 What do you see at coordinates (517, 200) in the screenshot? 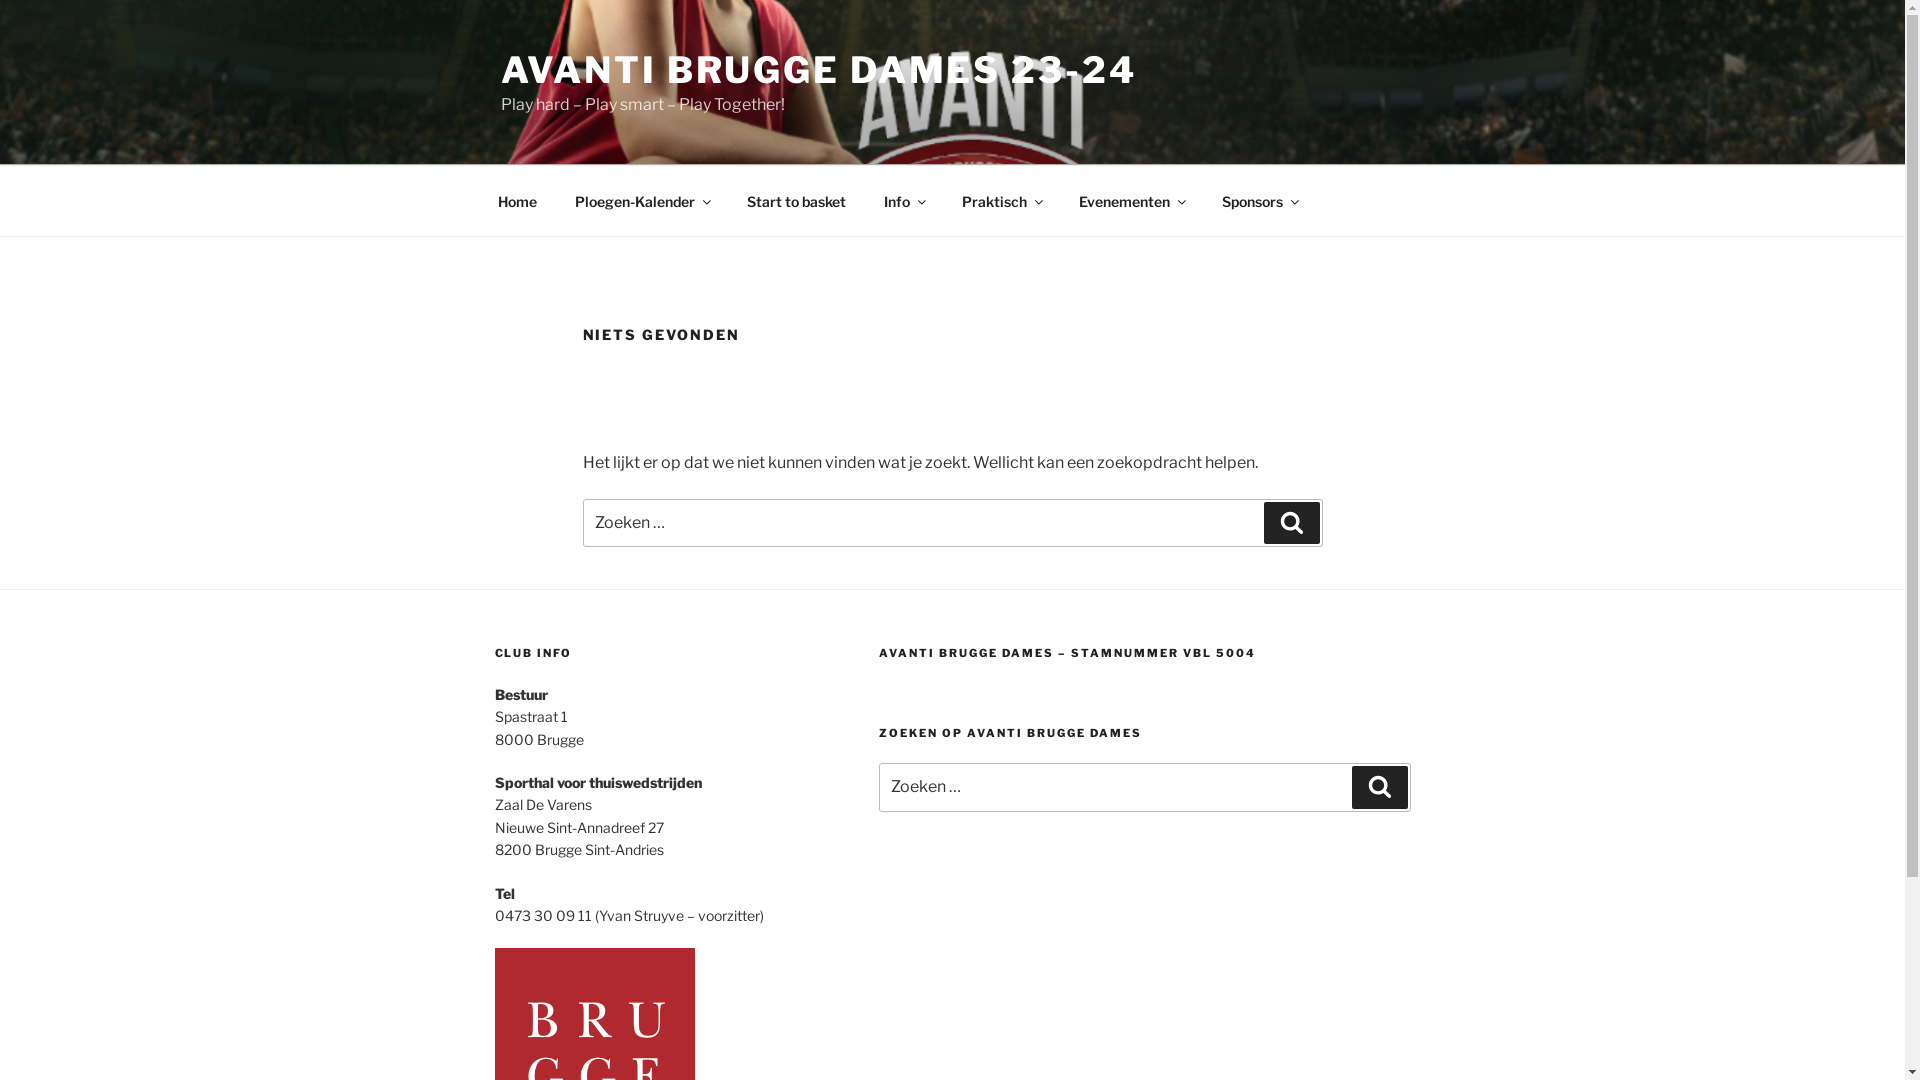
I see `'Home'` at bounding box center [517, 200].